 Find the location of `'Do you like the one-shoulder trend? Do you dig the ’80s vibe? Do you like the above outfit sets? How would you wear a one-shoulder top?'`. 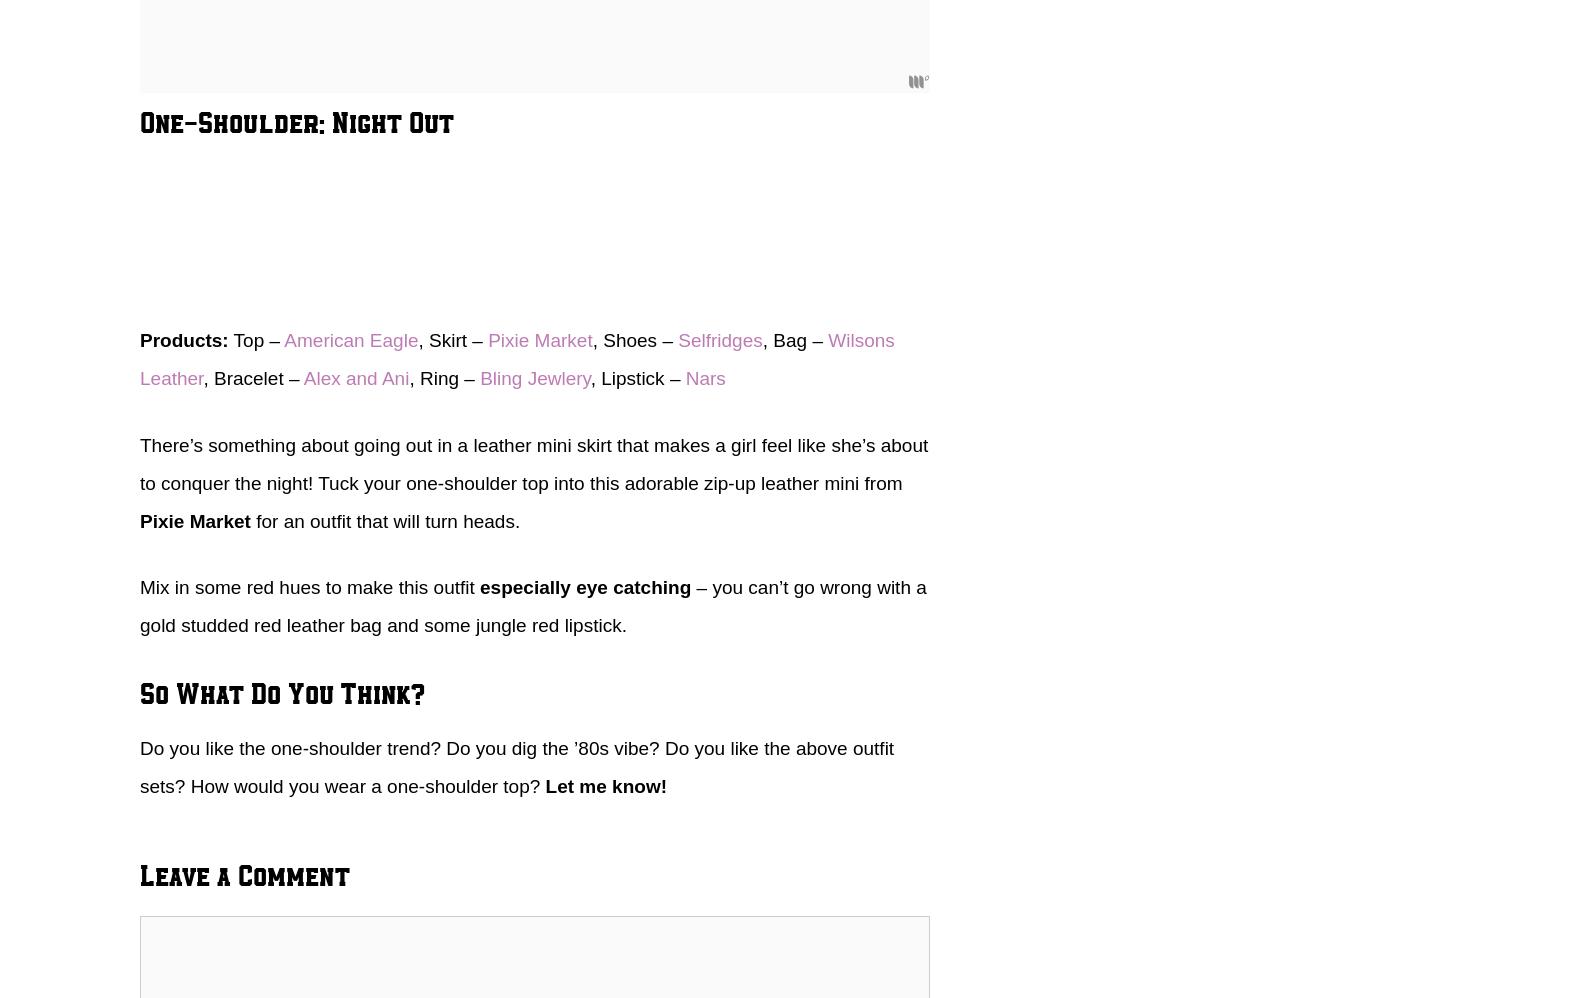

'Do you like the one-shoulder trend? Do you dig the ’80s vibe? Do you like the above outfit sets? How would you wear a one-shoulder top?' is located at coordinates (517, 765).